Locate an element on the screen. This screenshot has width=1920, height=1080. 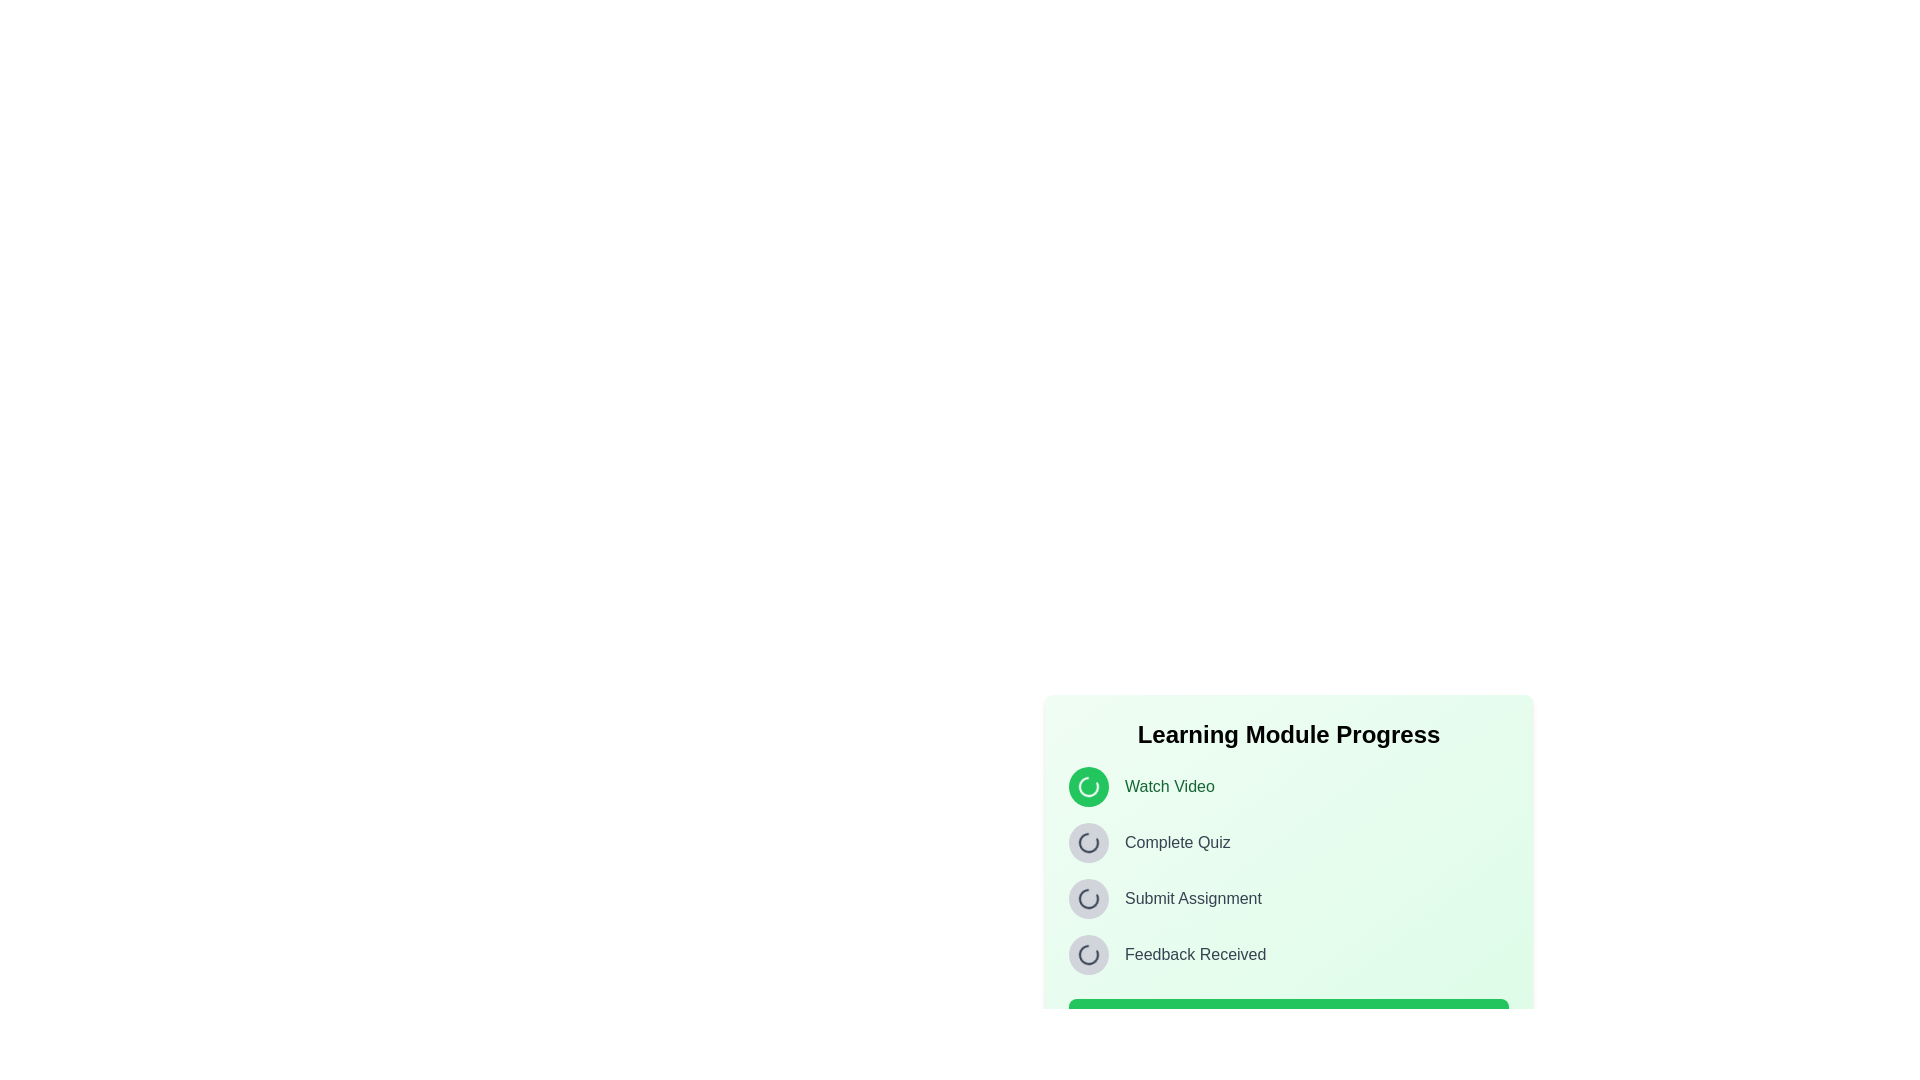
the 'Watch Video' static text label, which is styled in green and located in the 'Learning Module Progress' section, next to a round green icon is located at coordinates (1169, 785).